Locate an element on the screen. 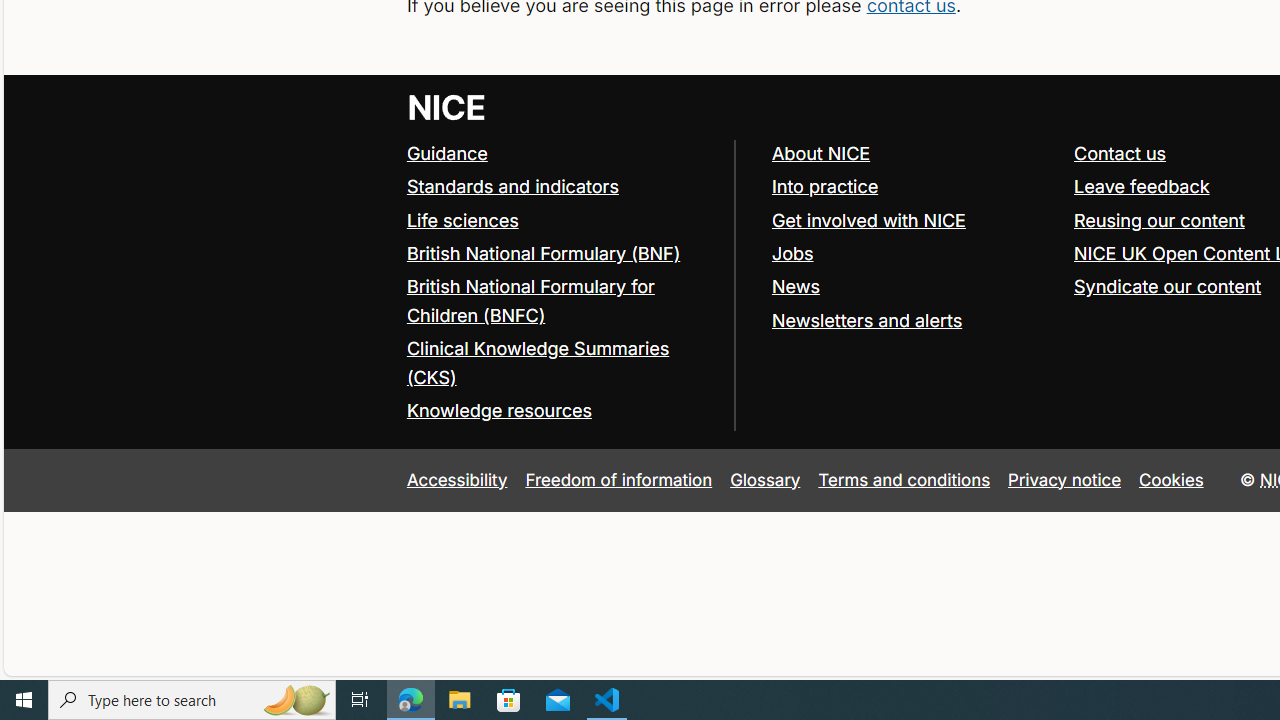  'British National Formulary for Children (BNFC)' is located at coordinates (560, 301).